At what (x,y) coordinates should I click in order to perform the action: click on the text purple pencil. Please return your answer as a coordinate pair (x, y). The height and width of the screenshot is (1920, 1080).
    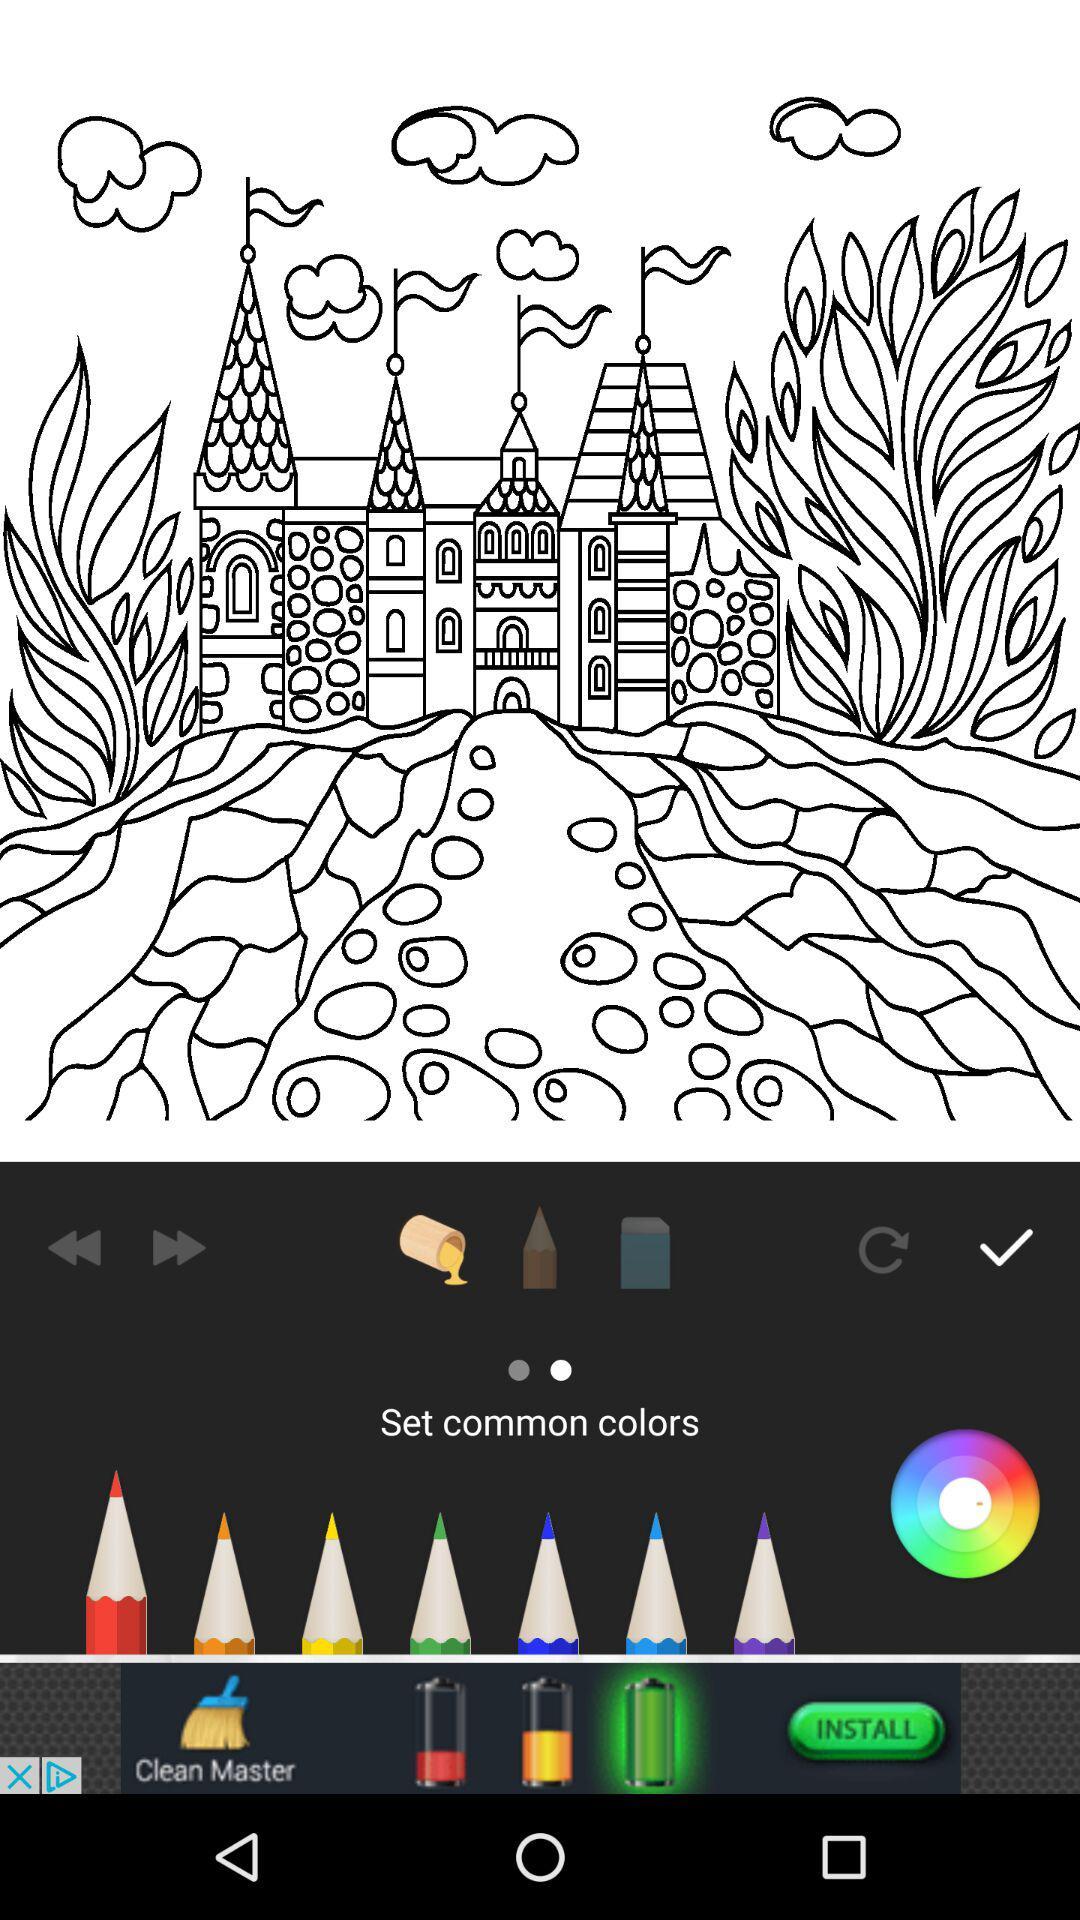
    Looking at the image, I should click on (764, 1592).